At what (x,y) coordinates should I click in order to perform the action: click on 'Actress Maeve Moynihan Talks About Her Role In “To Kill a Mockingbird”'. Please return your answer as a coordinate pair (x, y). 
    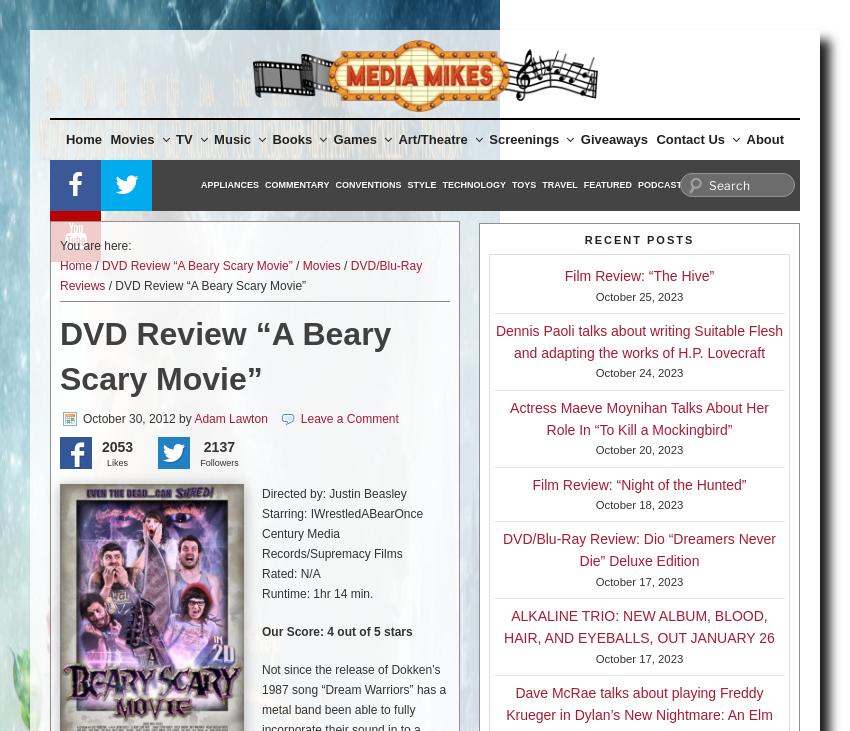
    Looking at the image, I should click on (639, 418).